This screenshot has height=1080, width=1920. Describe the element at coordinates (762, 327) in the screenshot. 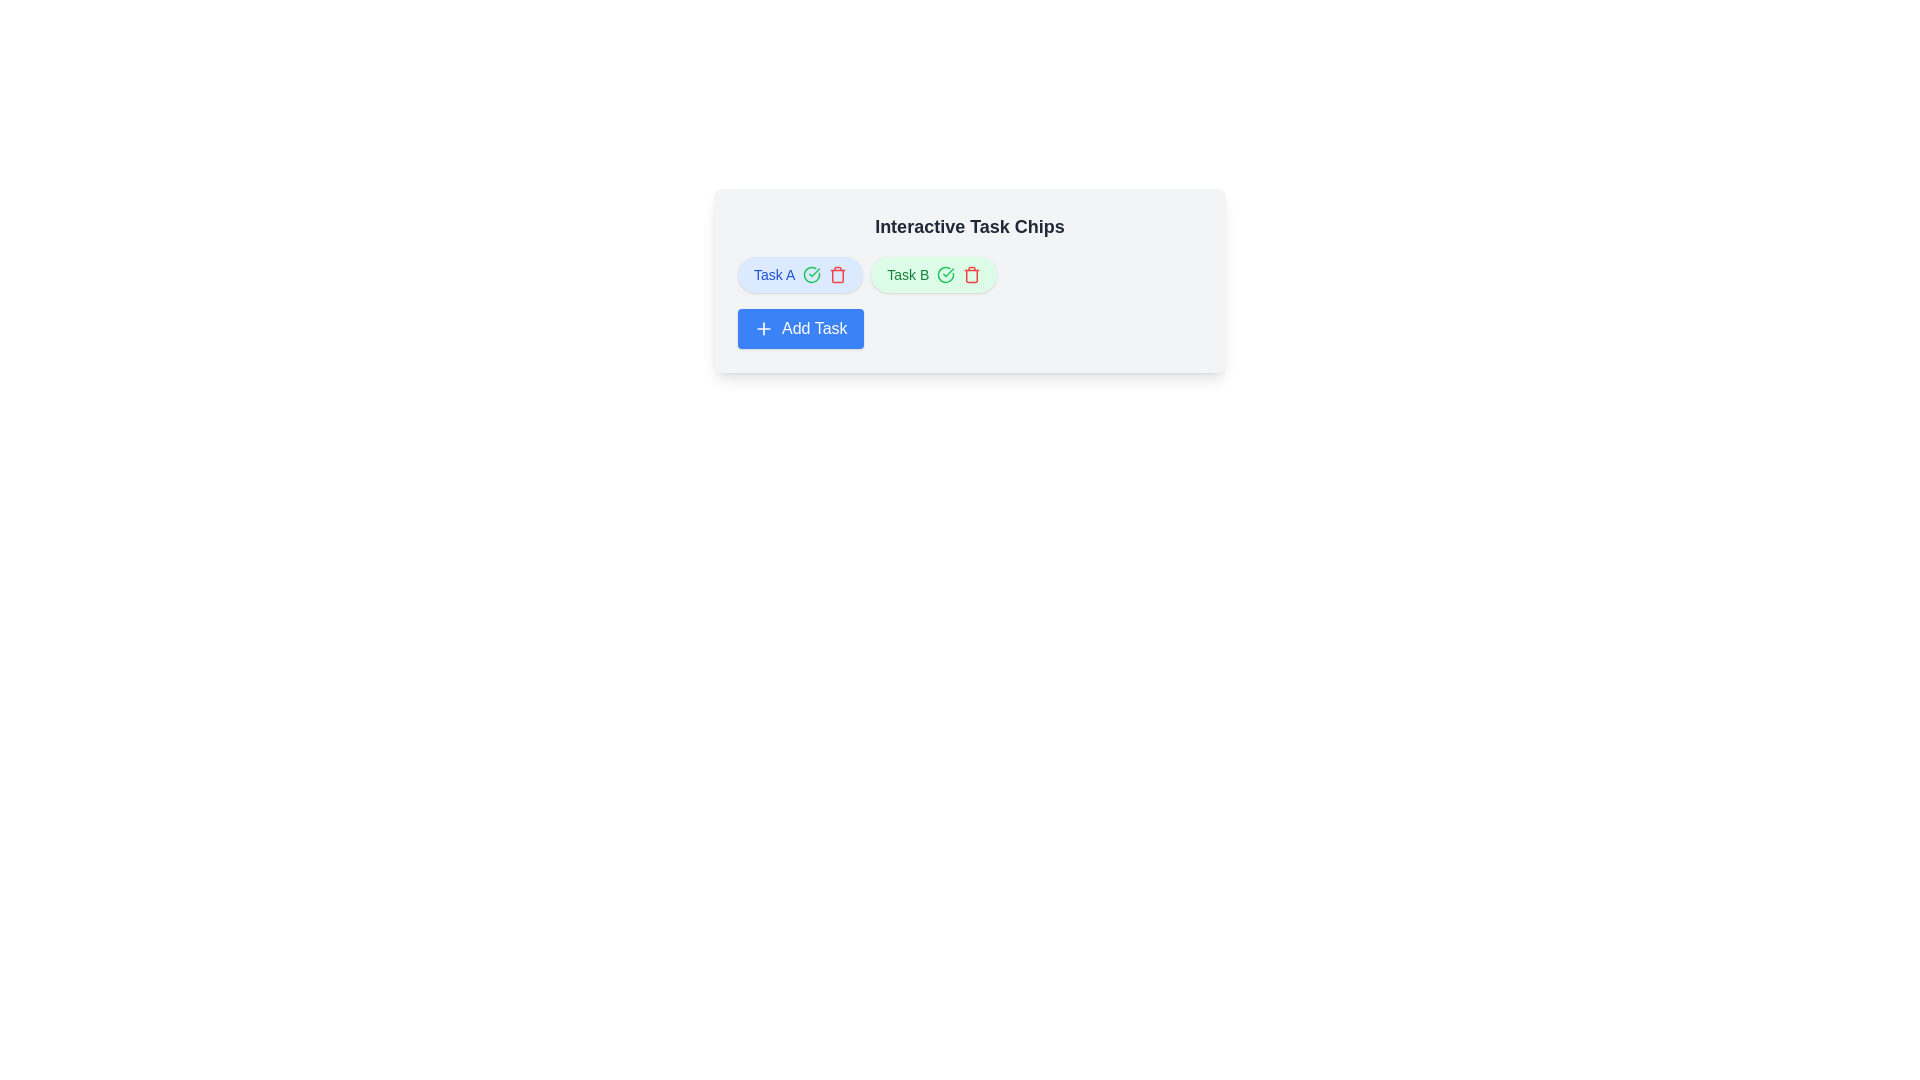

I see `the 'Add Task' button by clicking on the small 'plus' sign icon located to its left` at that location.